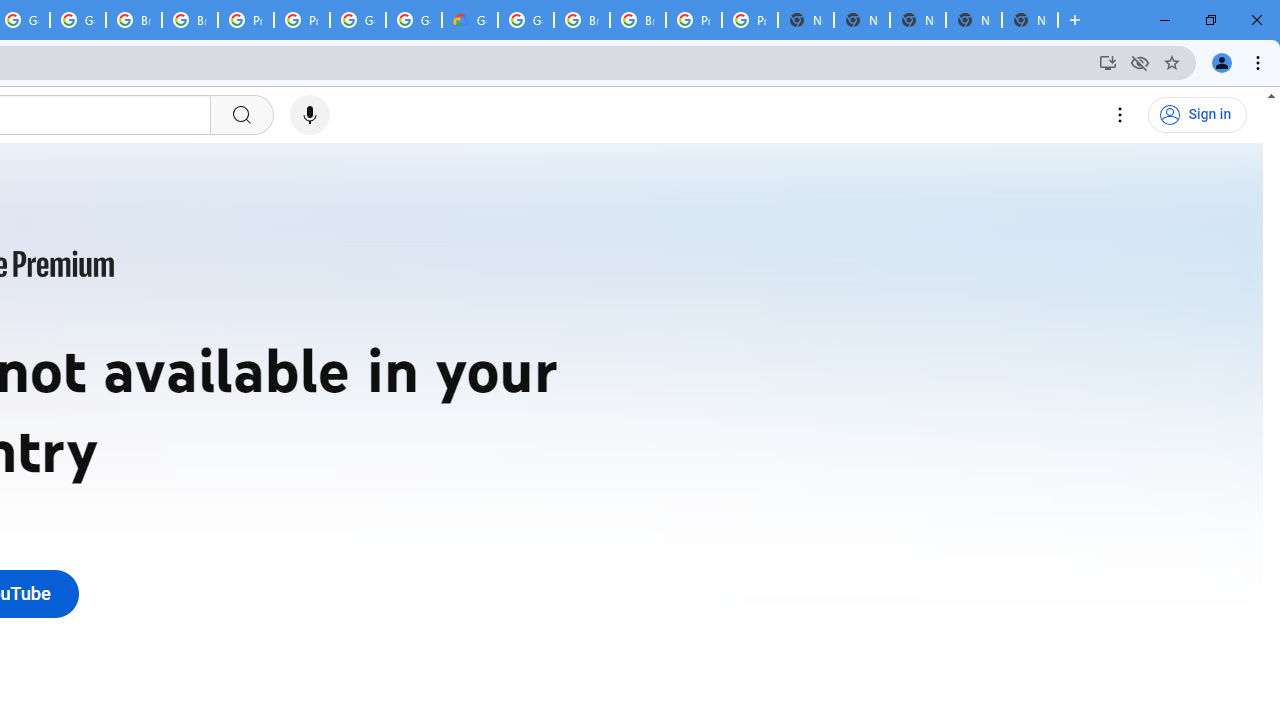  I want to click on 'Search with your voice', so click(308, 115).